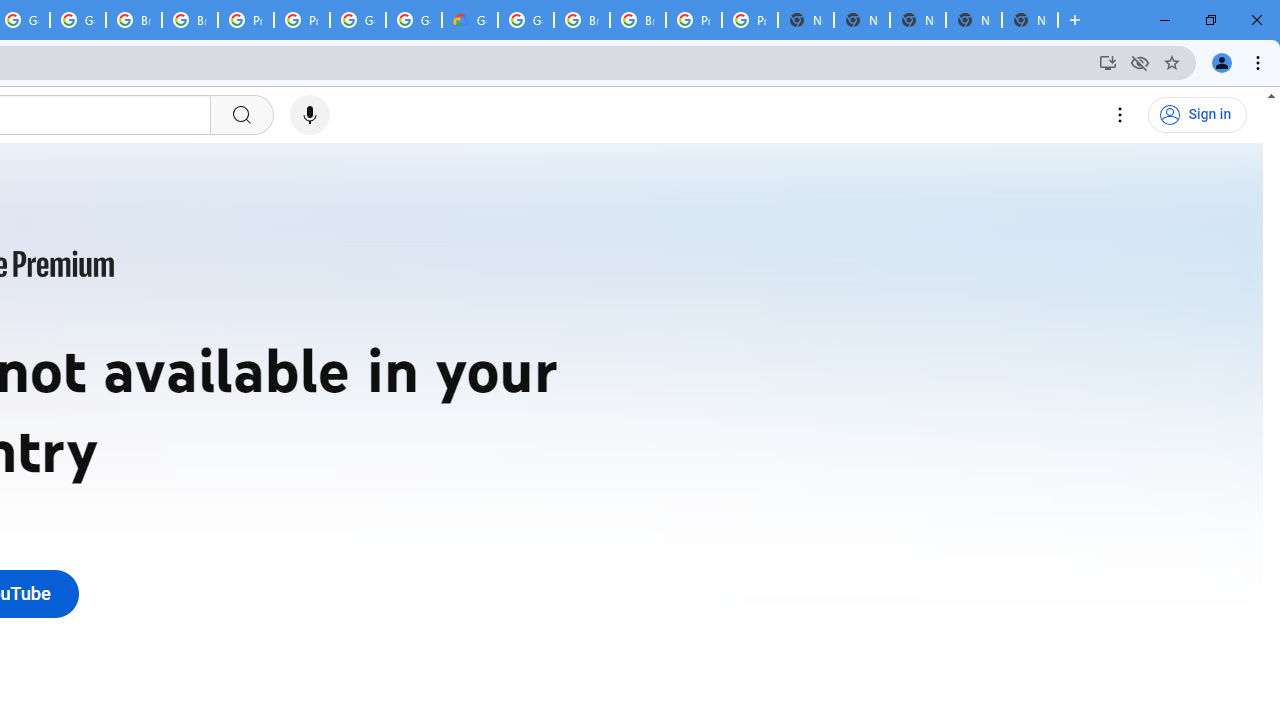  I want to click on 'Search with your voice', so click(308, 115).